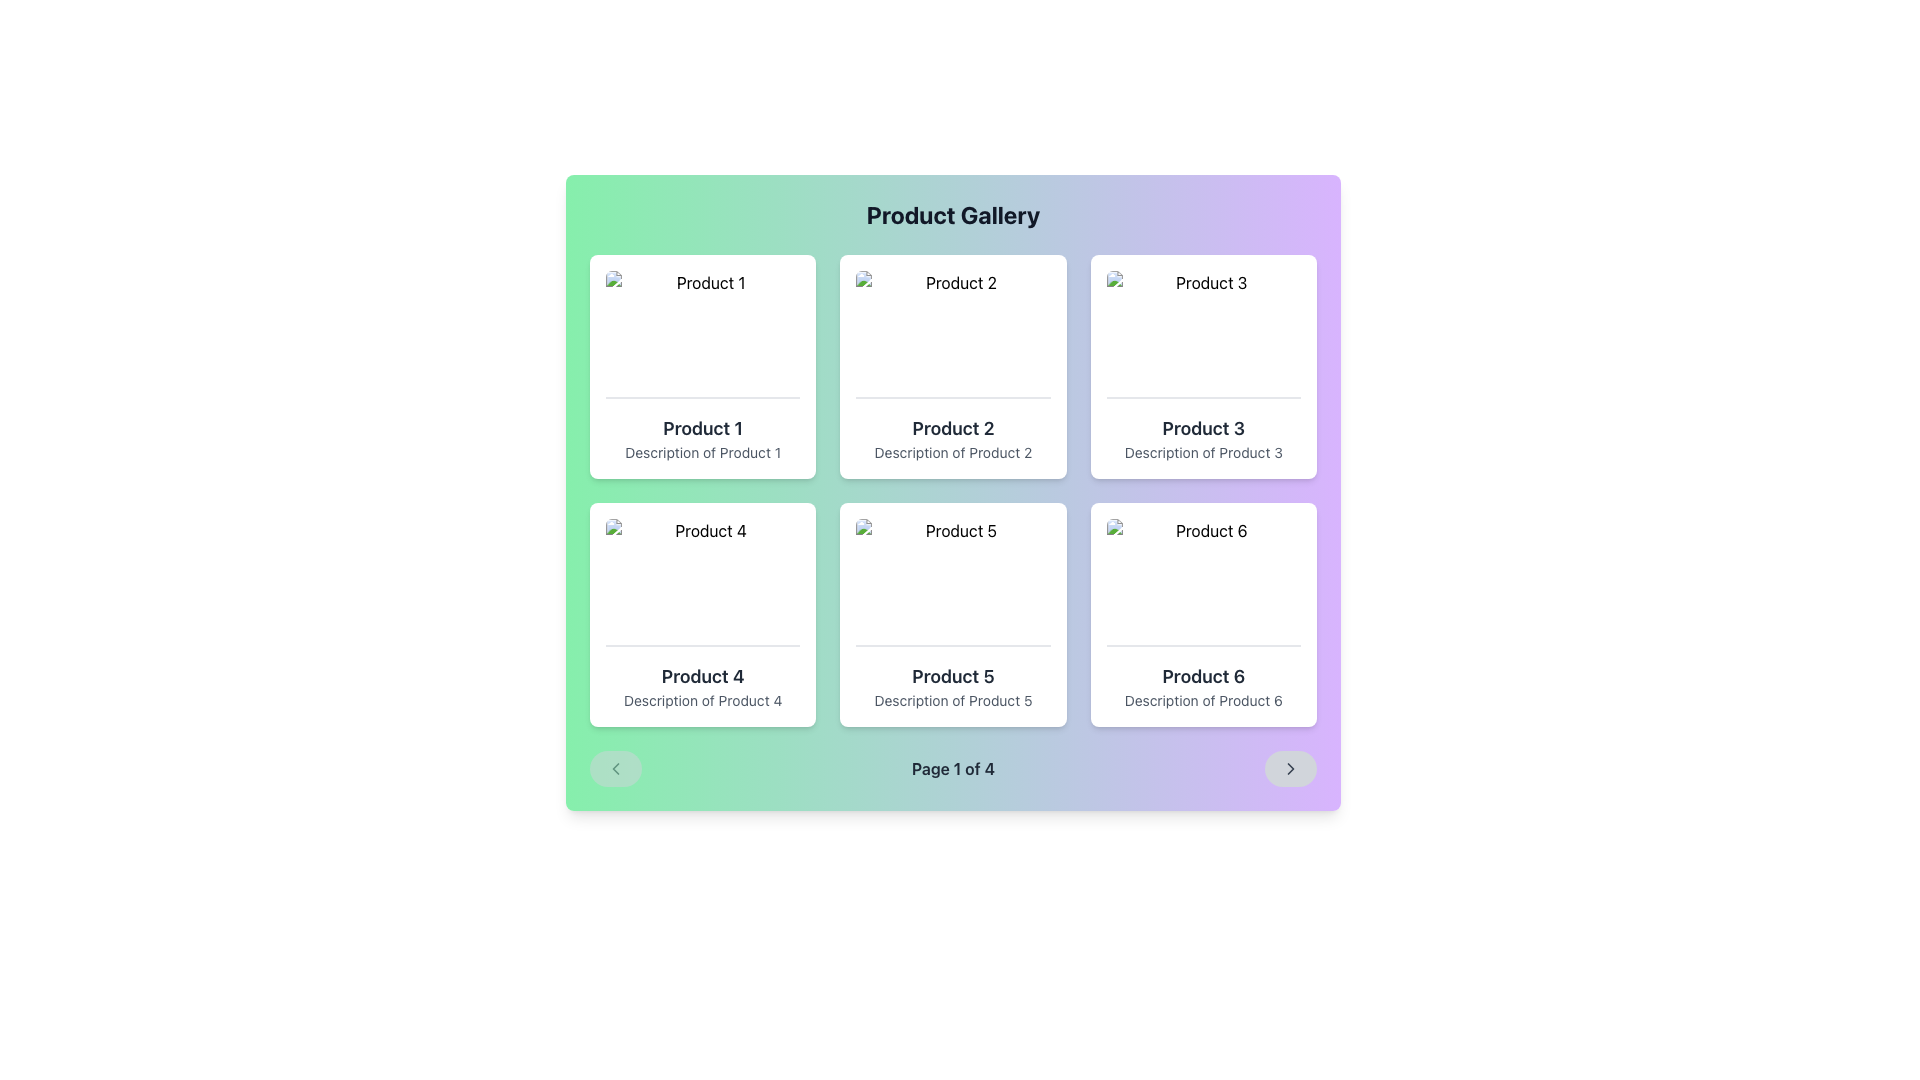 The image size is (1920, 1080). I want to click on the product showcase card for Product 5, located in the second row and middle column of the product grid, between Product 4 and Product 6, so click(952, 613).